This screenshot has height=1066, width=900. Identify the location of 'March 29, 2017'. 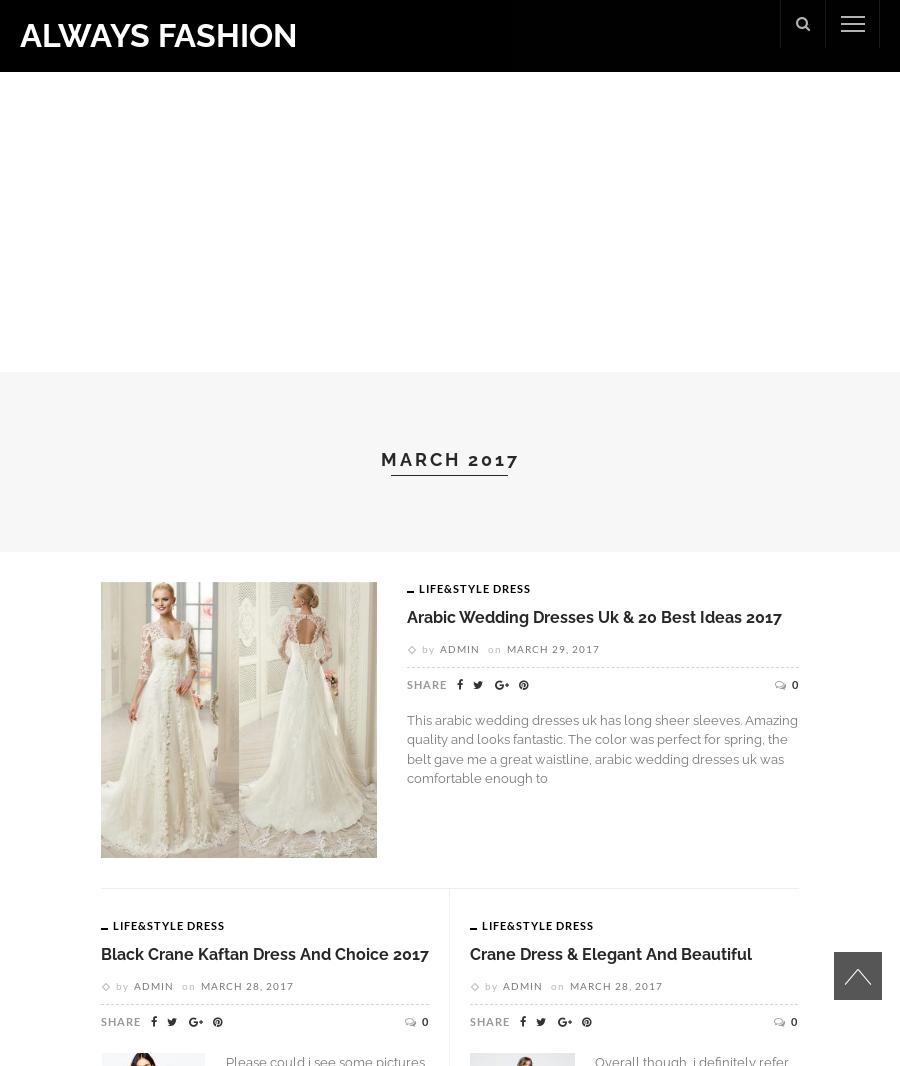
(504, 647).